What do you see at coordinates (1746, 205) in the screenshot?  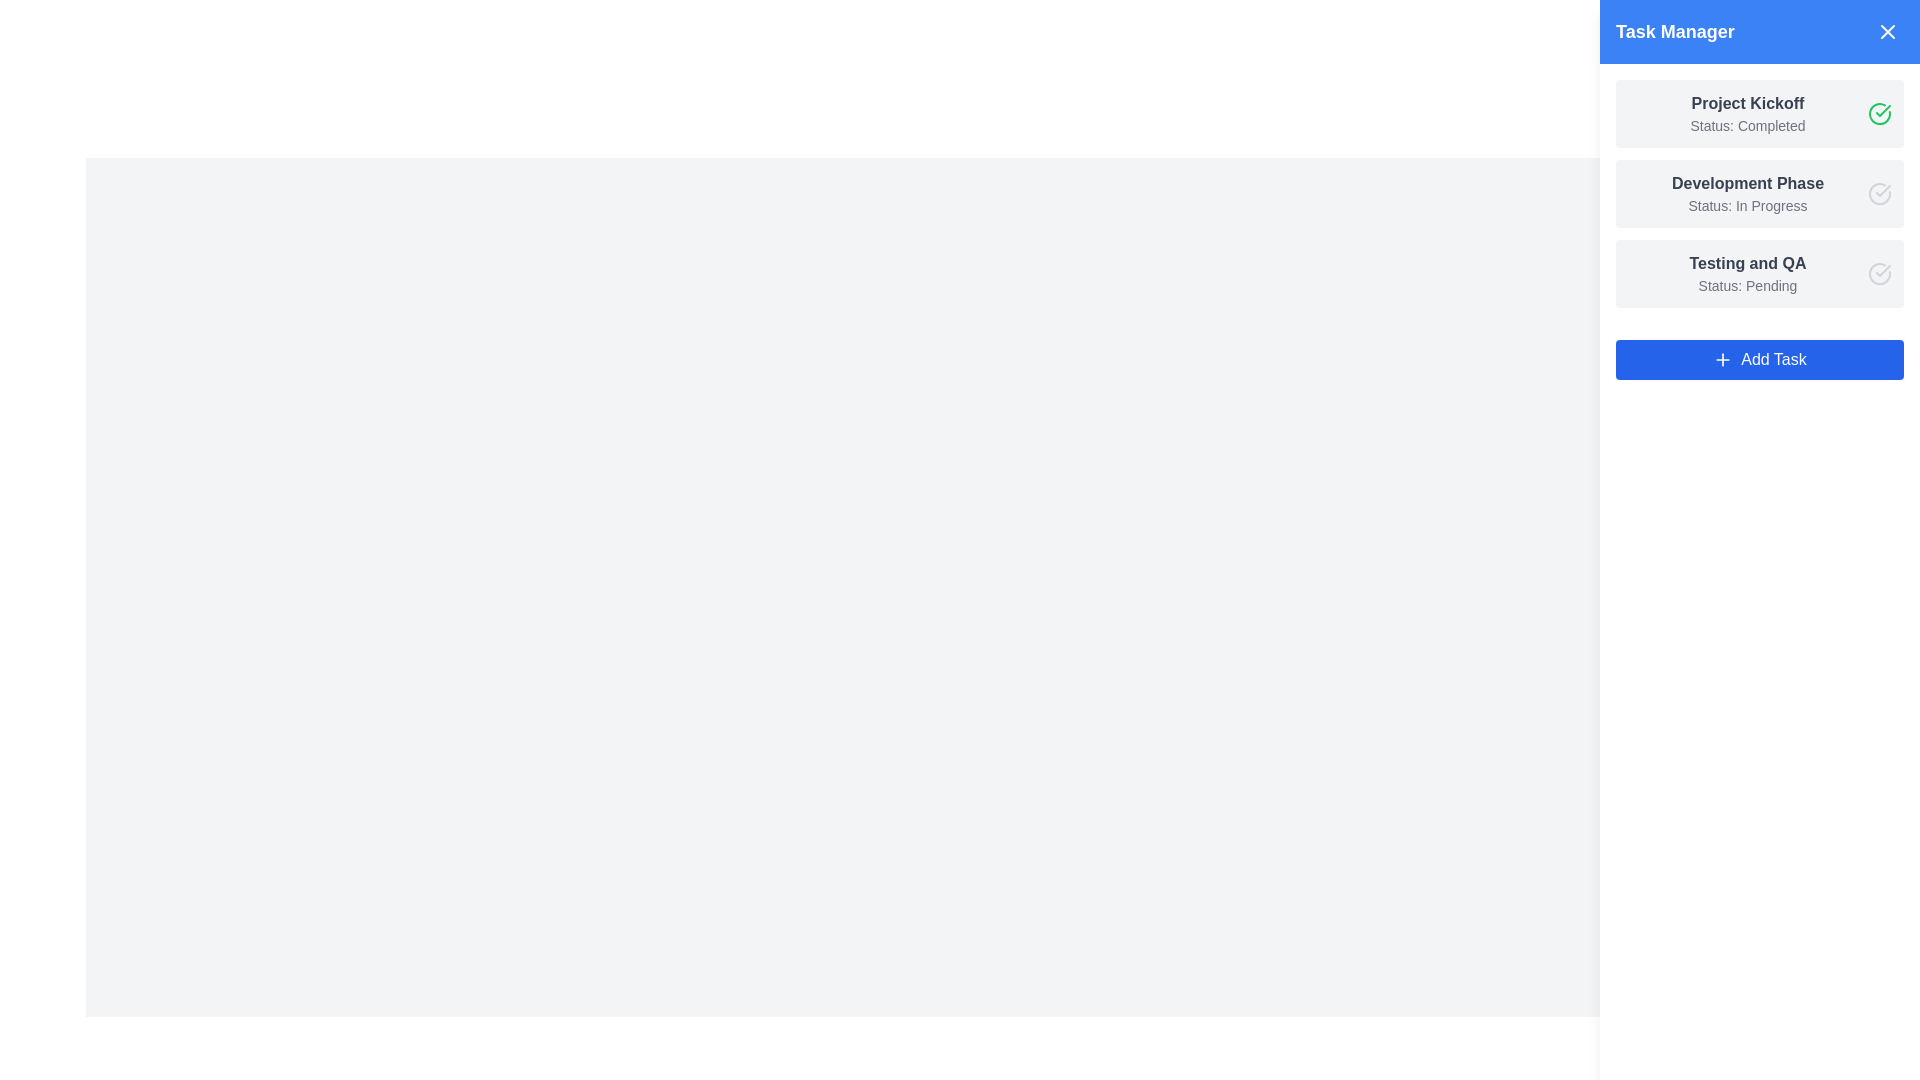 I see `the status update text label that indicates 'In Progress' for the 'Development Phase' task, located in the second card of the vertical task list in the right sidebar` at bounding box center [1746, 205].